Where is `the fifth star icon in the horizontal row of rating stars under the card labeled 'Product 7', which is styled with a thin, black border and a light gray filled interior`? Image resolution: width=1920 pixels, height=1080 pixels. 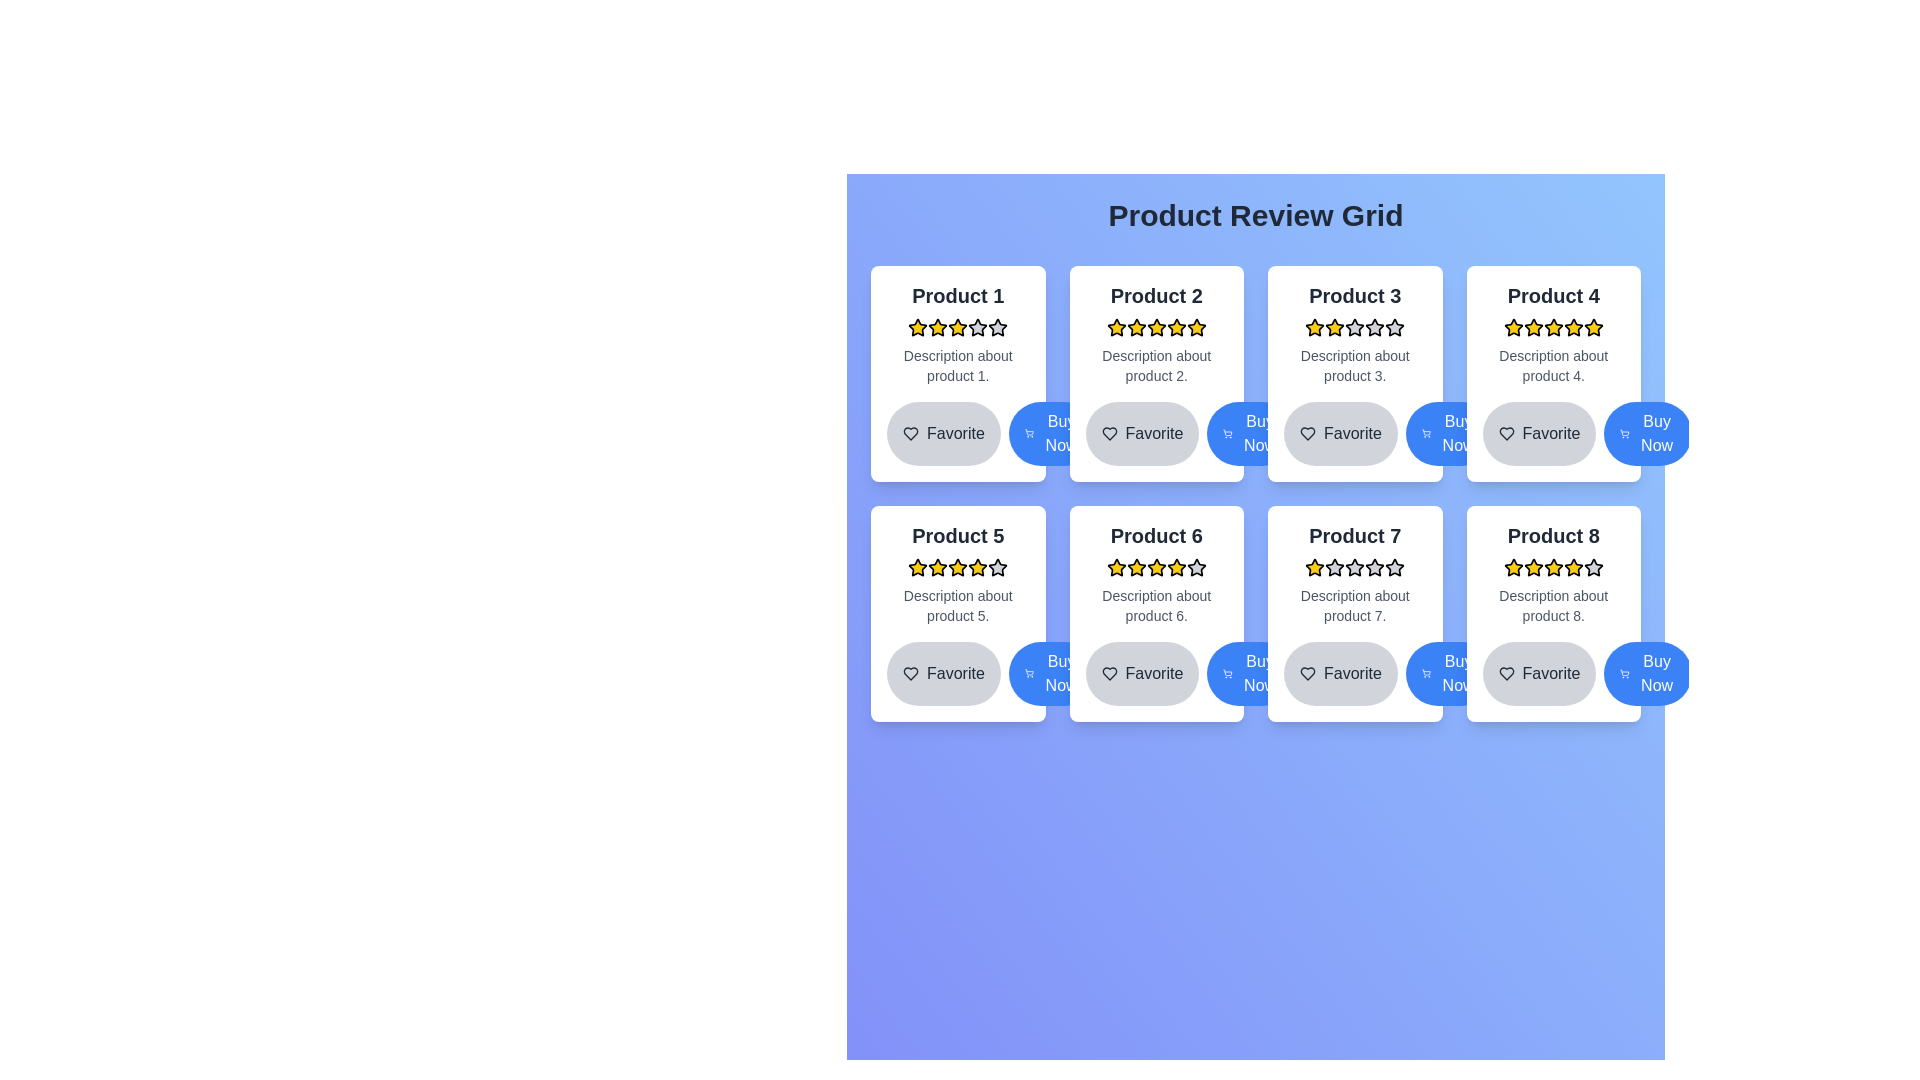
the fifth star icon in the horizontal row of rating stars under the card labeled 'Product 7', which is styled with a thin, black border and a light gray filled interior is located at coordinates (1374, 567).